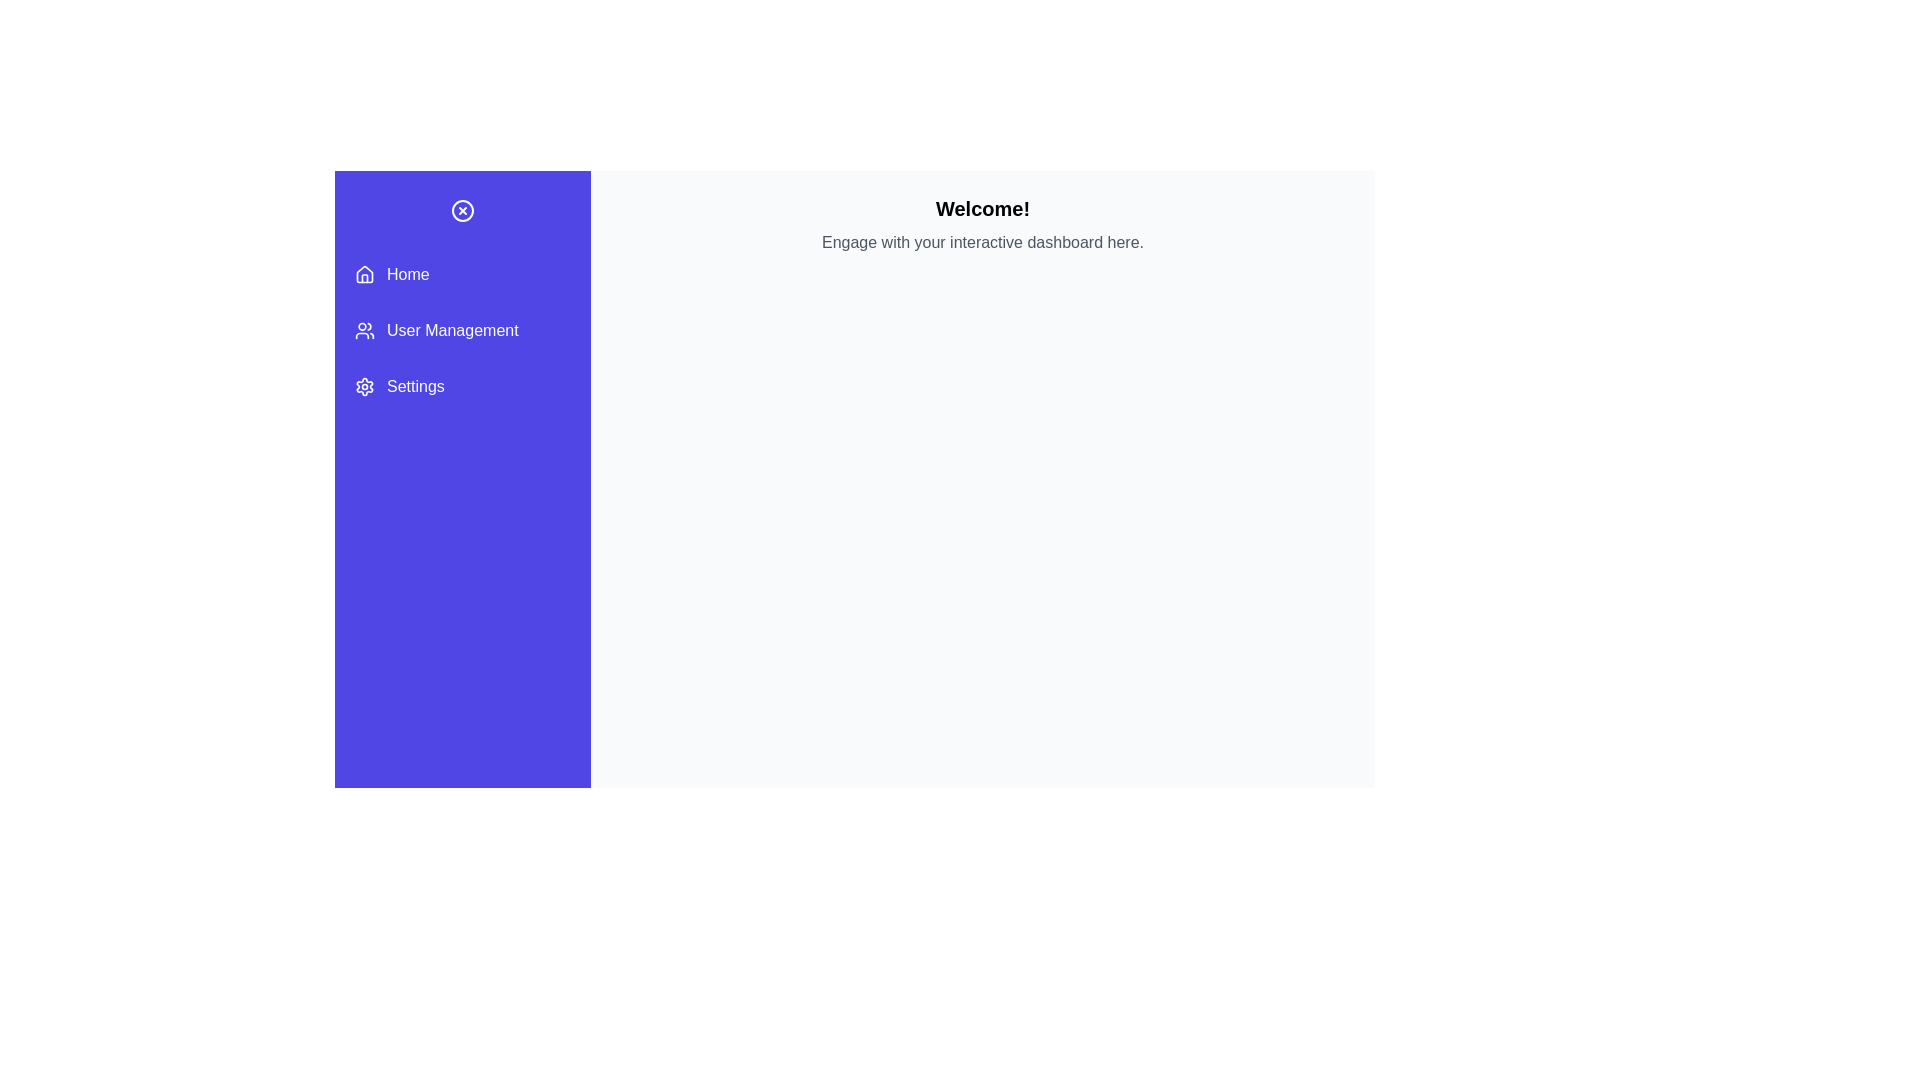  I want to click on the menu item Settings to navigate, so click(461, 386).